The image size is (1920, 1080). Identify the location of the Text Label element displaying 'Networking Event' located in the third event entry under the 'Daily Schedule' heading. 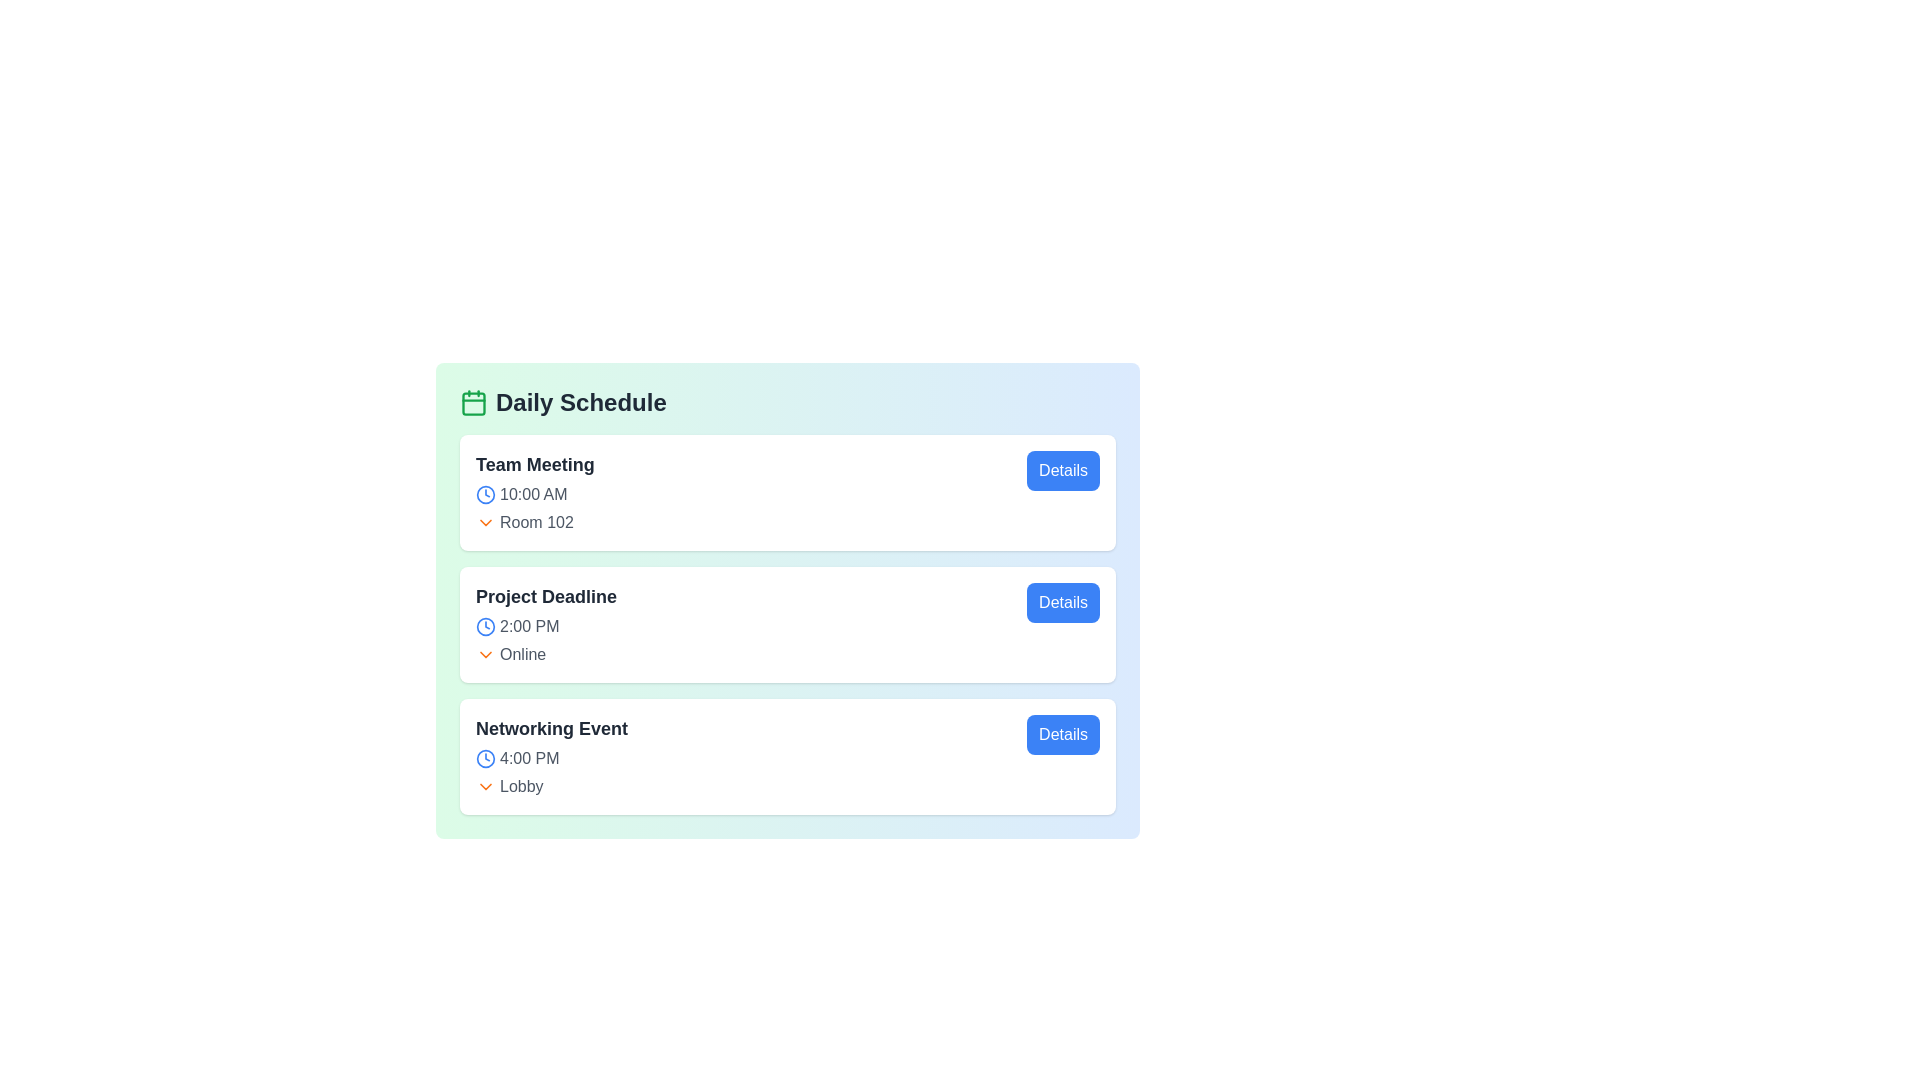
(552, 729).